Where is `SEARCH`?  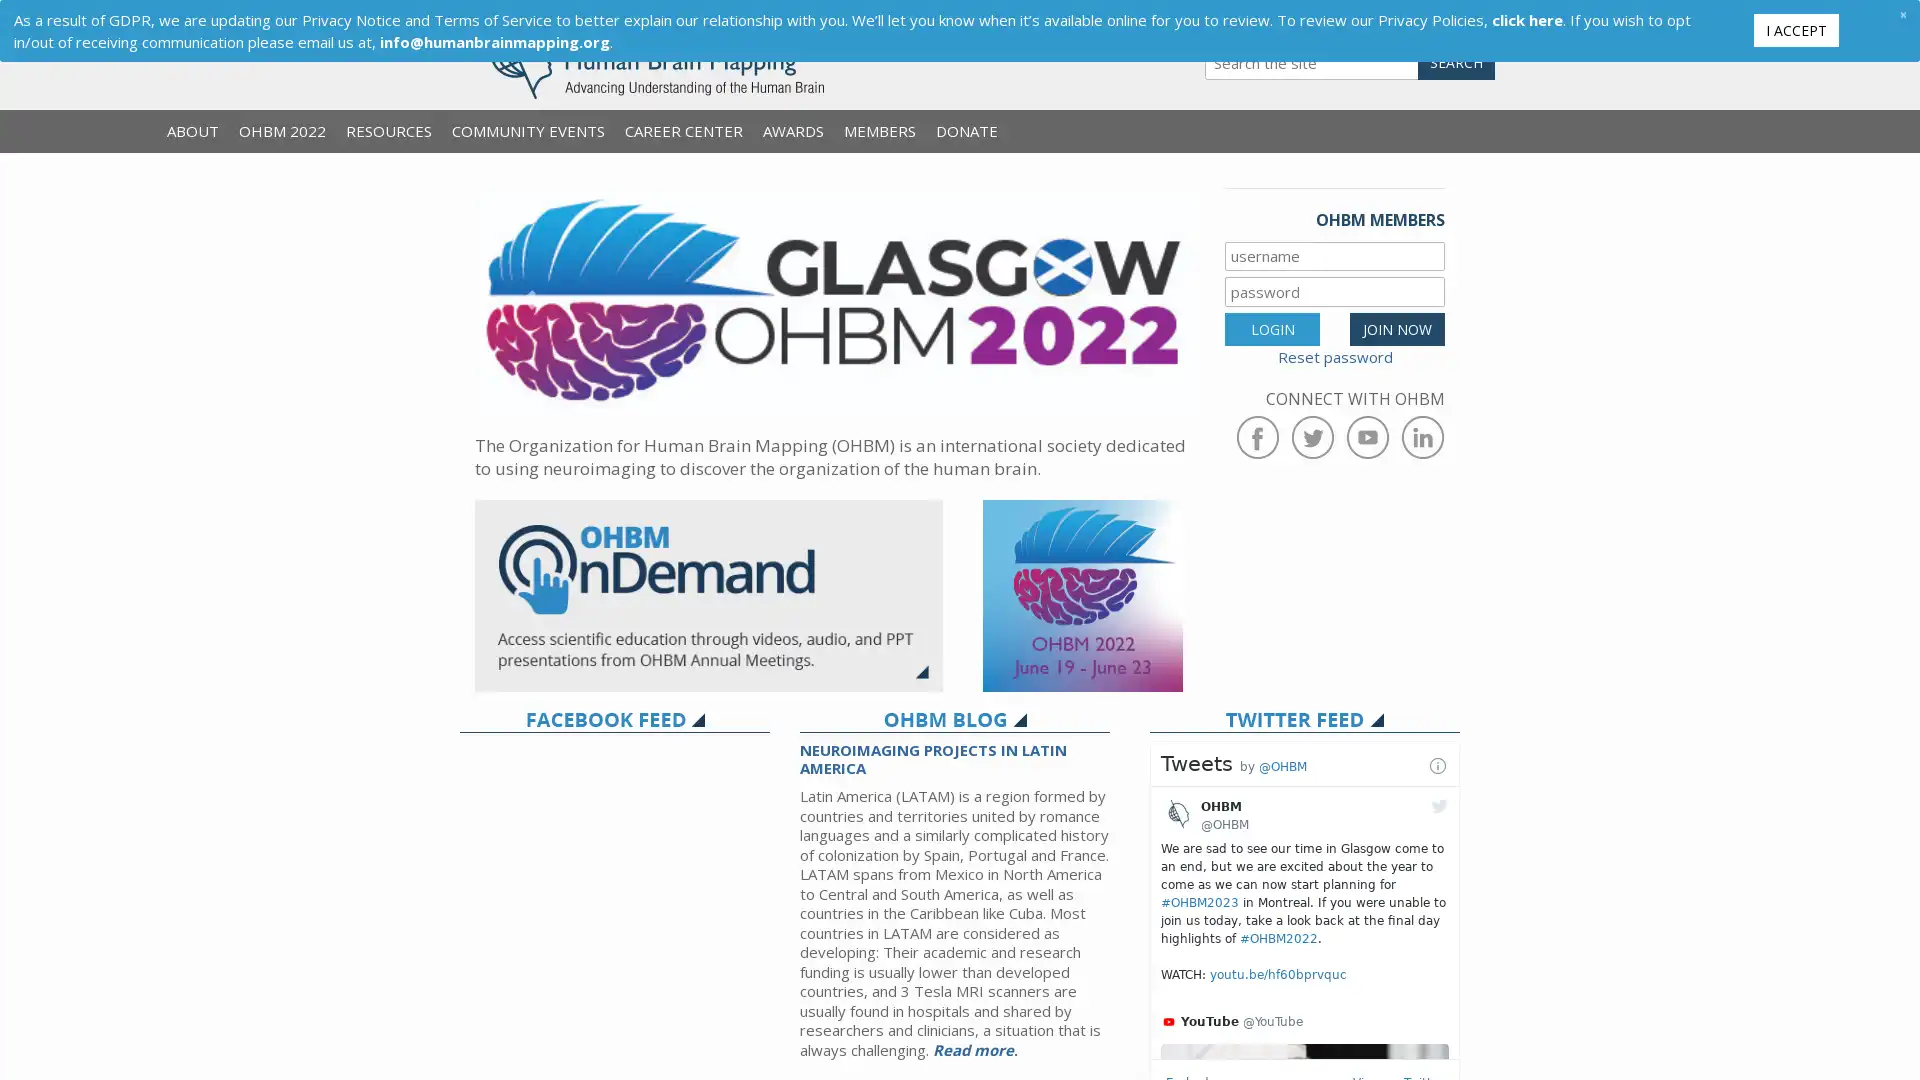 SEARCH is located at coordinates (1456, 61).